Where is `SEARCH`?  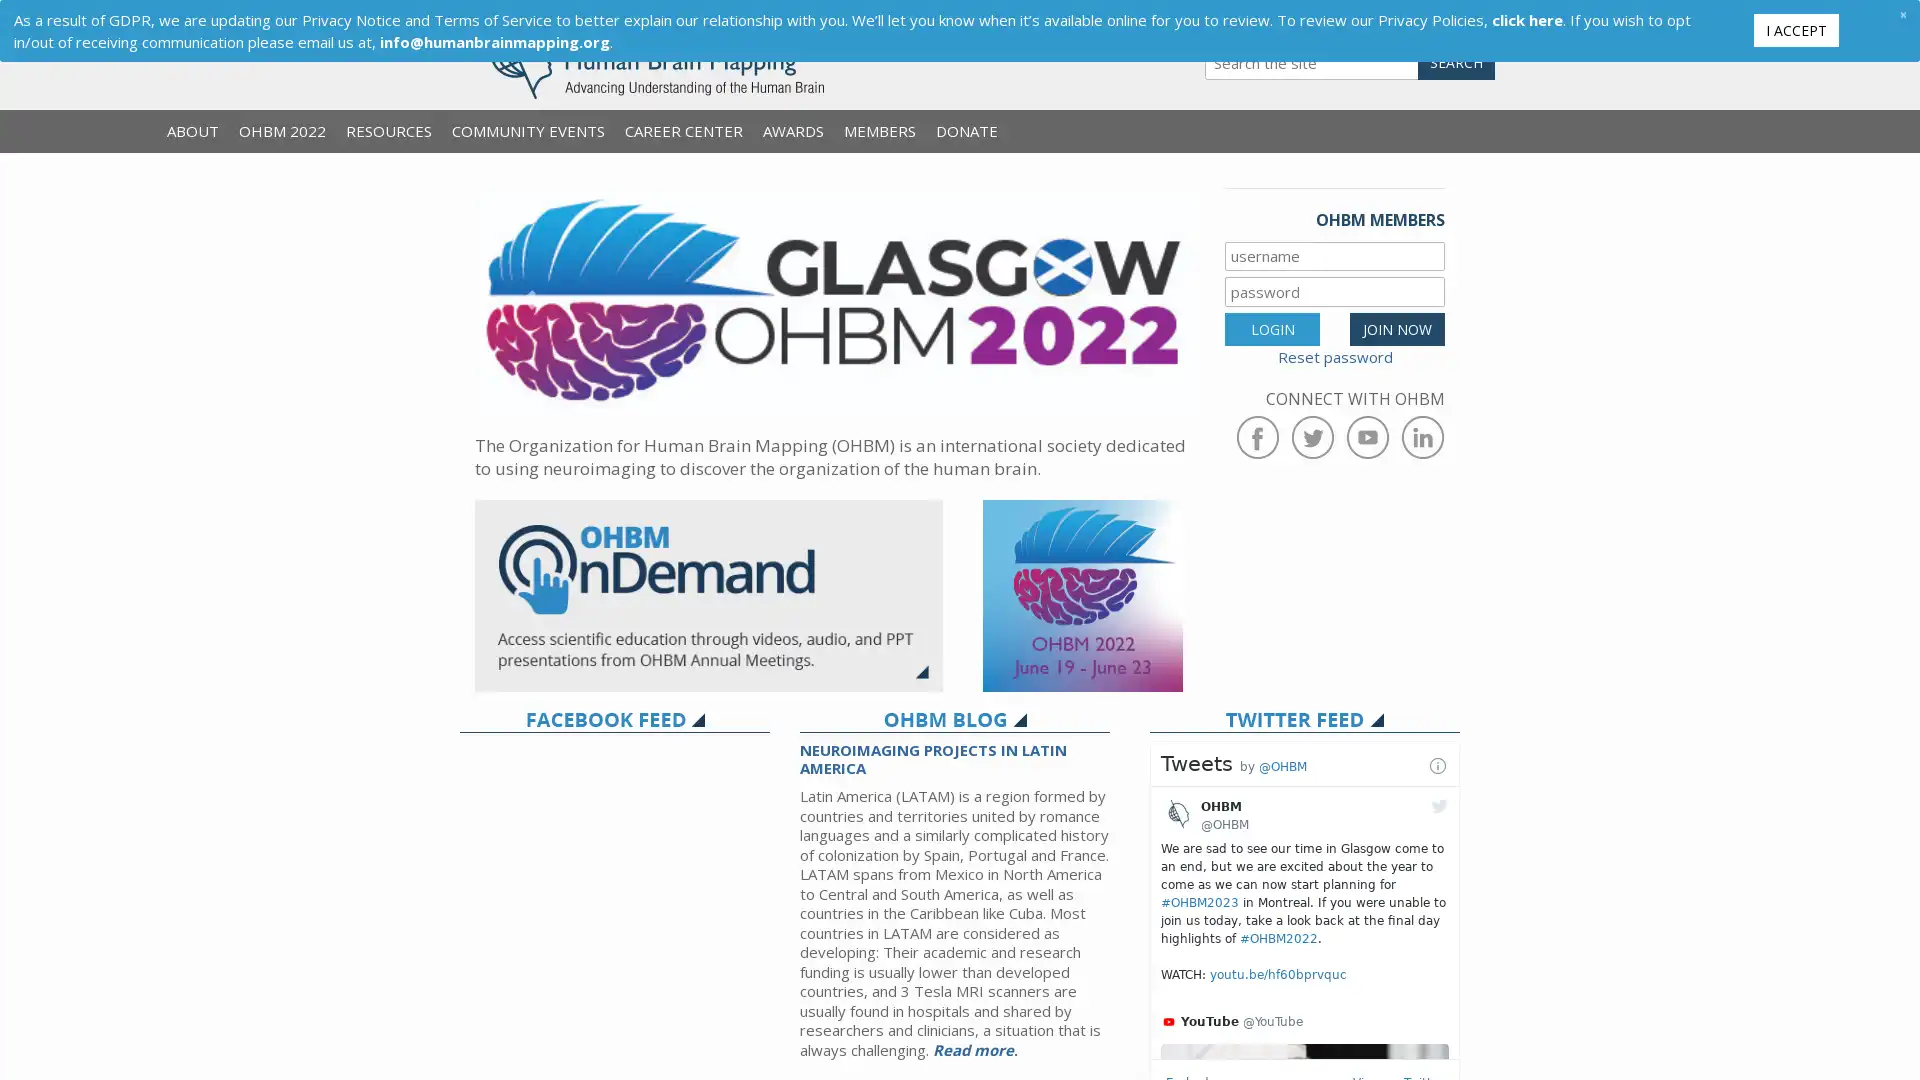 SEARCH is located at coordinates (1456, 61).